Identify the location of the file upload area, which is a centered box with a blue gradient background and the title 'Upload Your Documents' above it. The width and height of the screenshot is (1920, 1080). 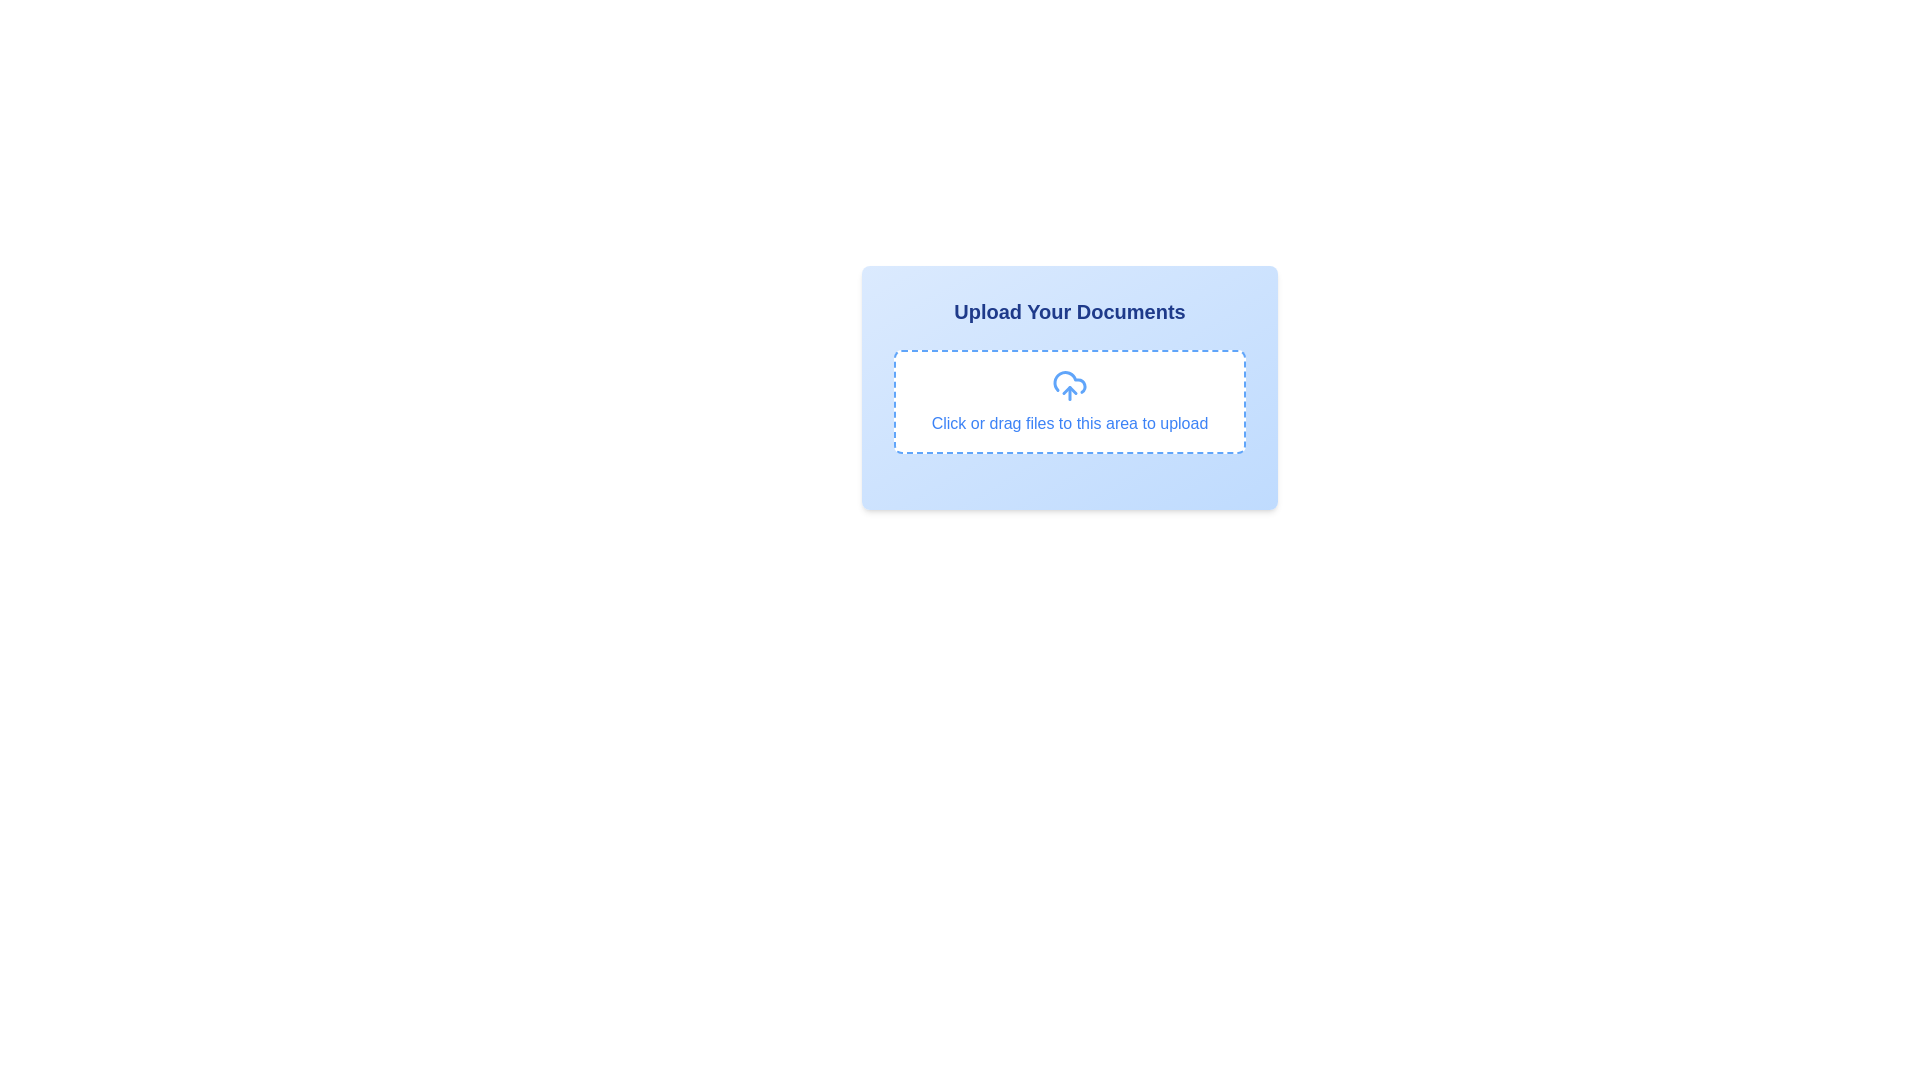
(1069, 401).